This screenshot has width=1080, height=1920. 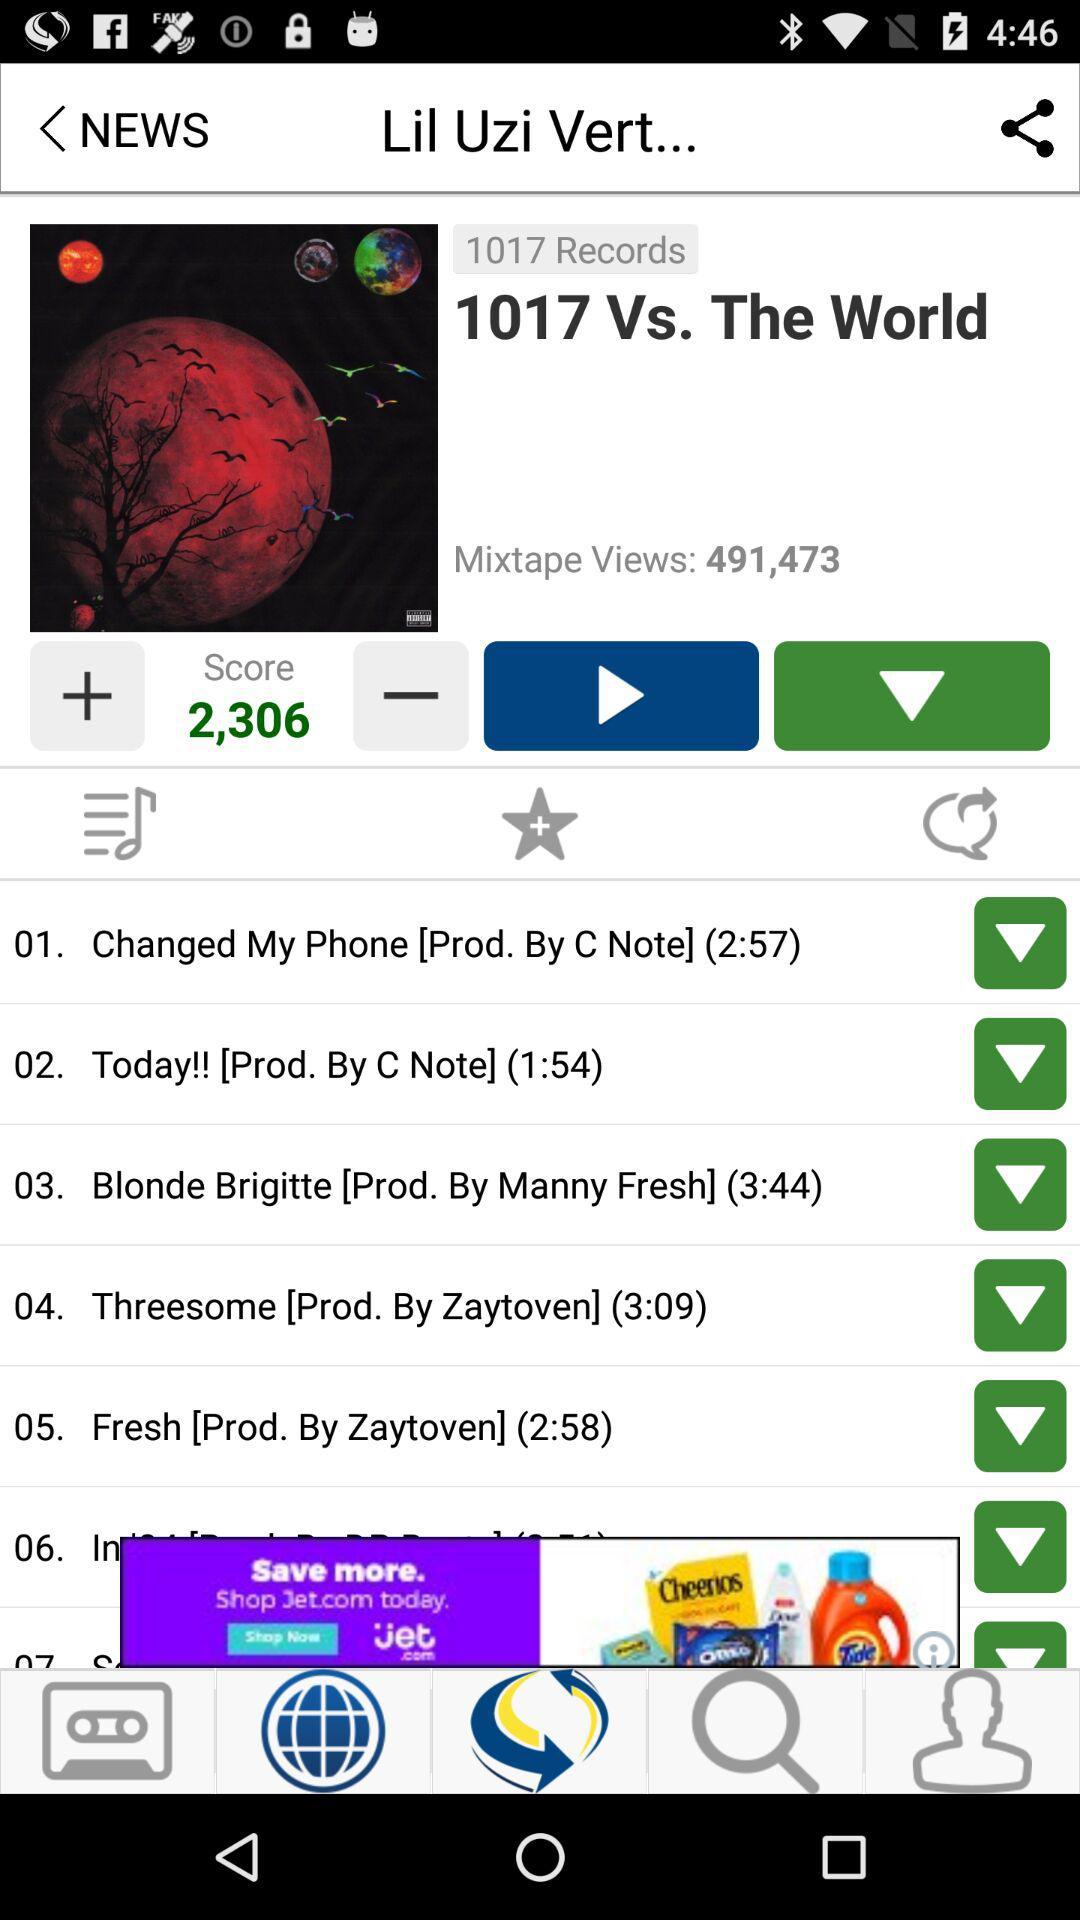 What do you see at coordinates (1020, 1062) in the screenshot?
I see `play` at bounding box center [1020, 1062].